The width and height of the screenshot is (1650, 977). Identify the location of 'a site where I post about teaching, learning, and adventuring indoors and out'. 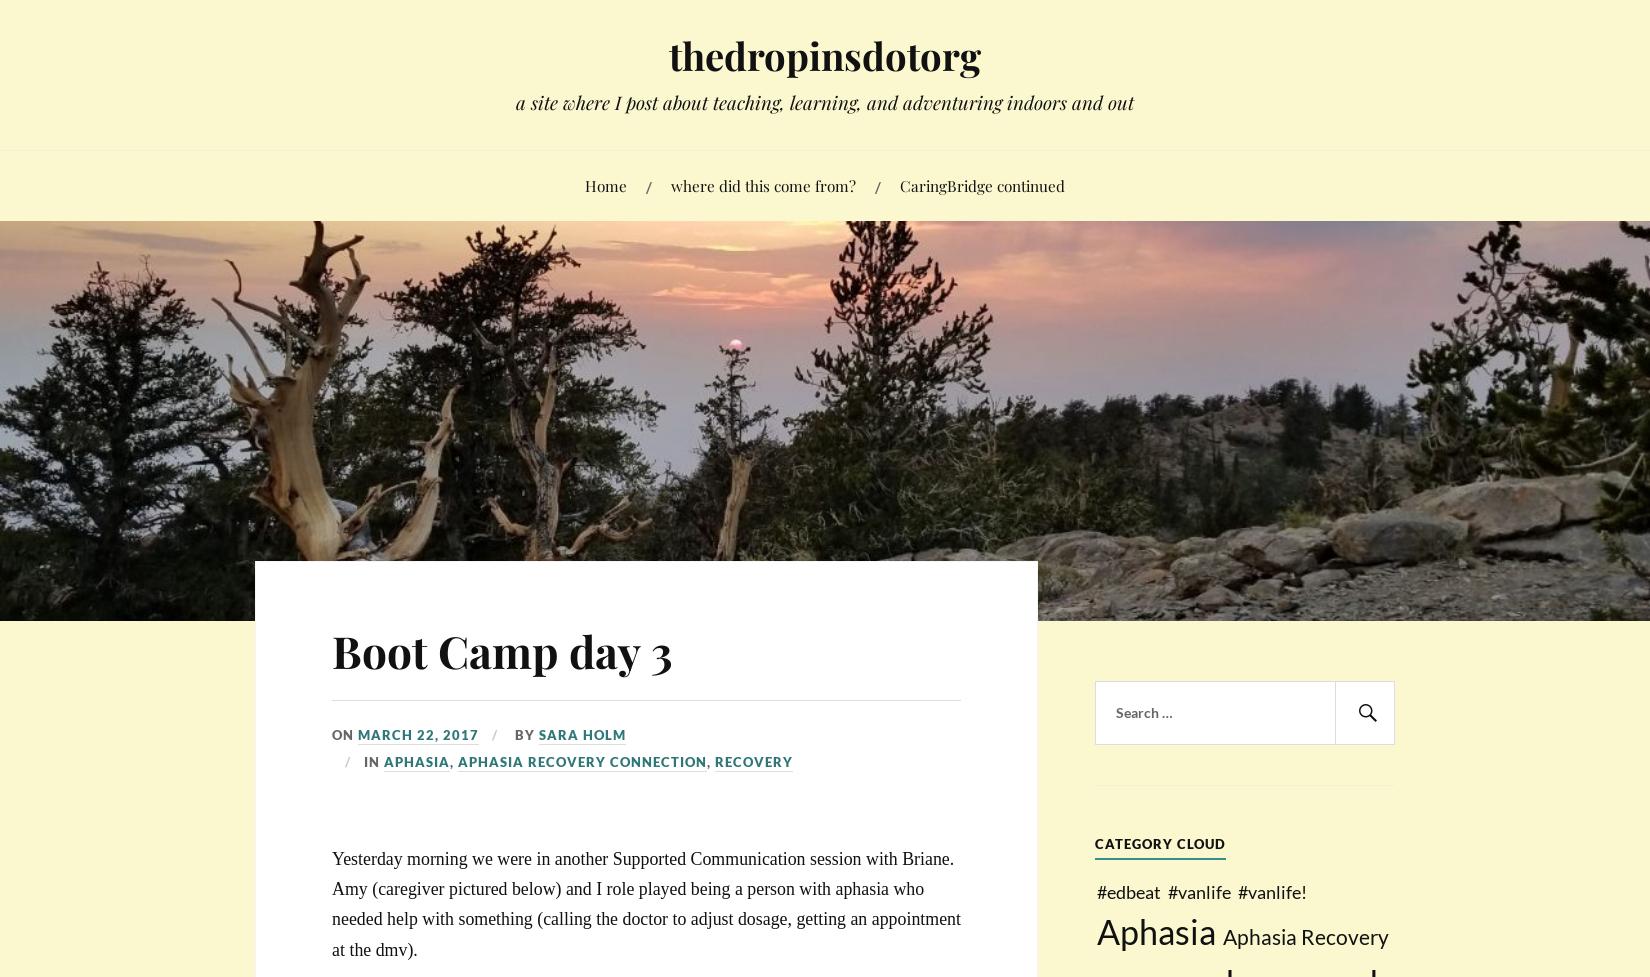
(514, 102).